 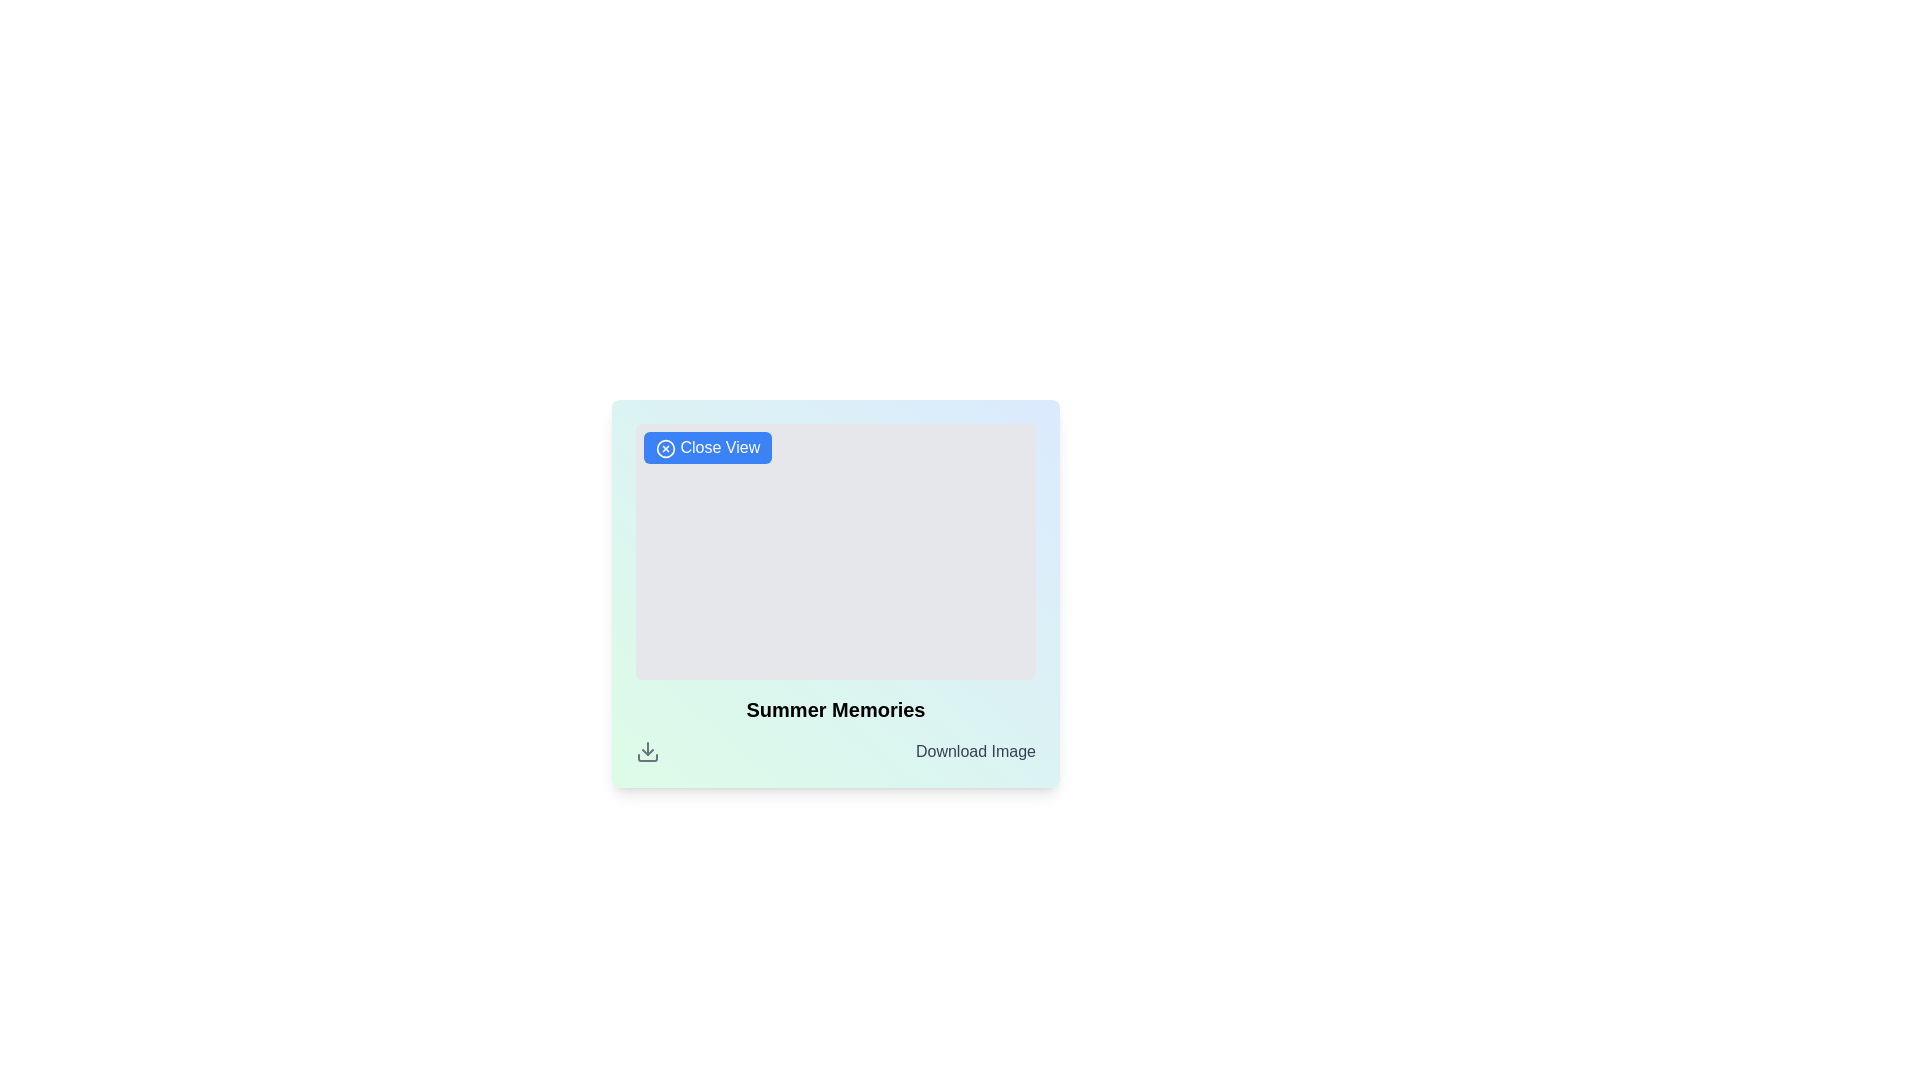 I want to click on the thin rectangular base of the download icon located at the lower left corner of the 'Summer Memories' card, so click(x=648, y=758).